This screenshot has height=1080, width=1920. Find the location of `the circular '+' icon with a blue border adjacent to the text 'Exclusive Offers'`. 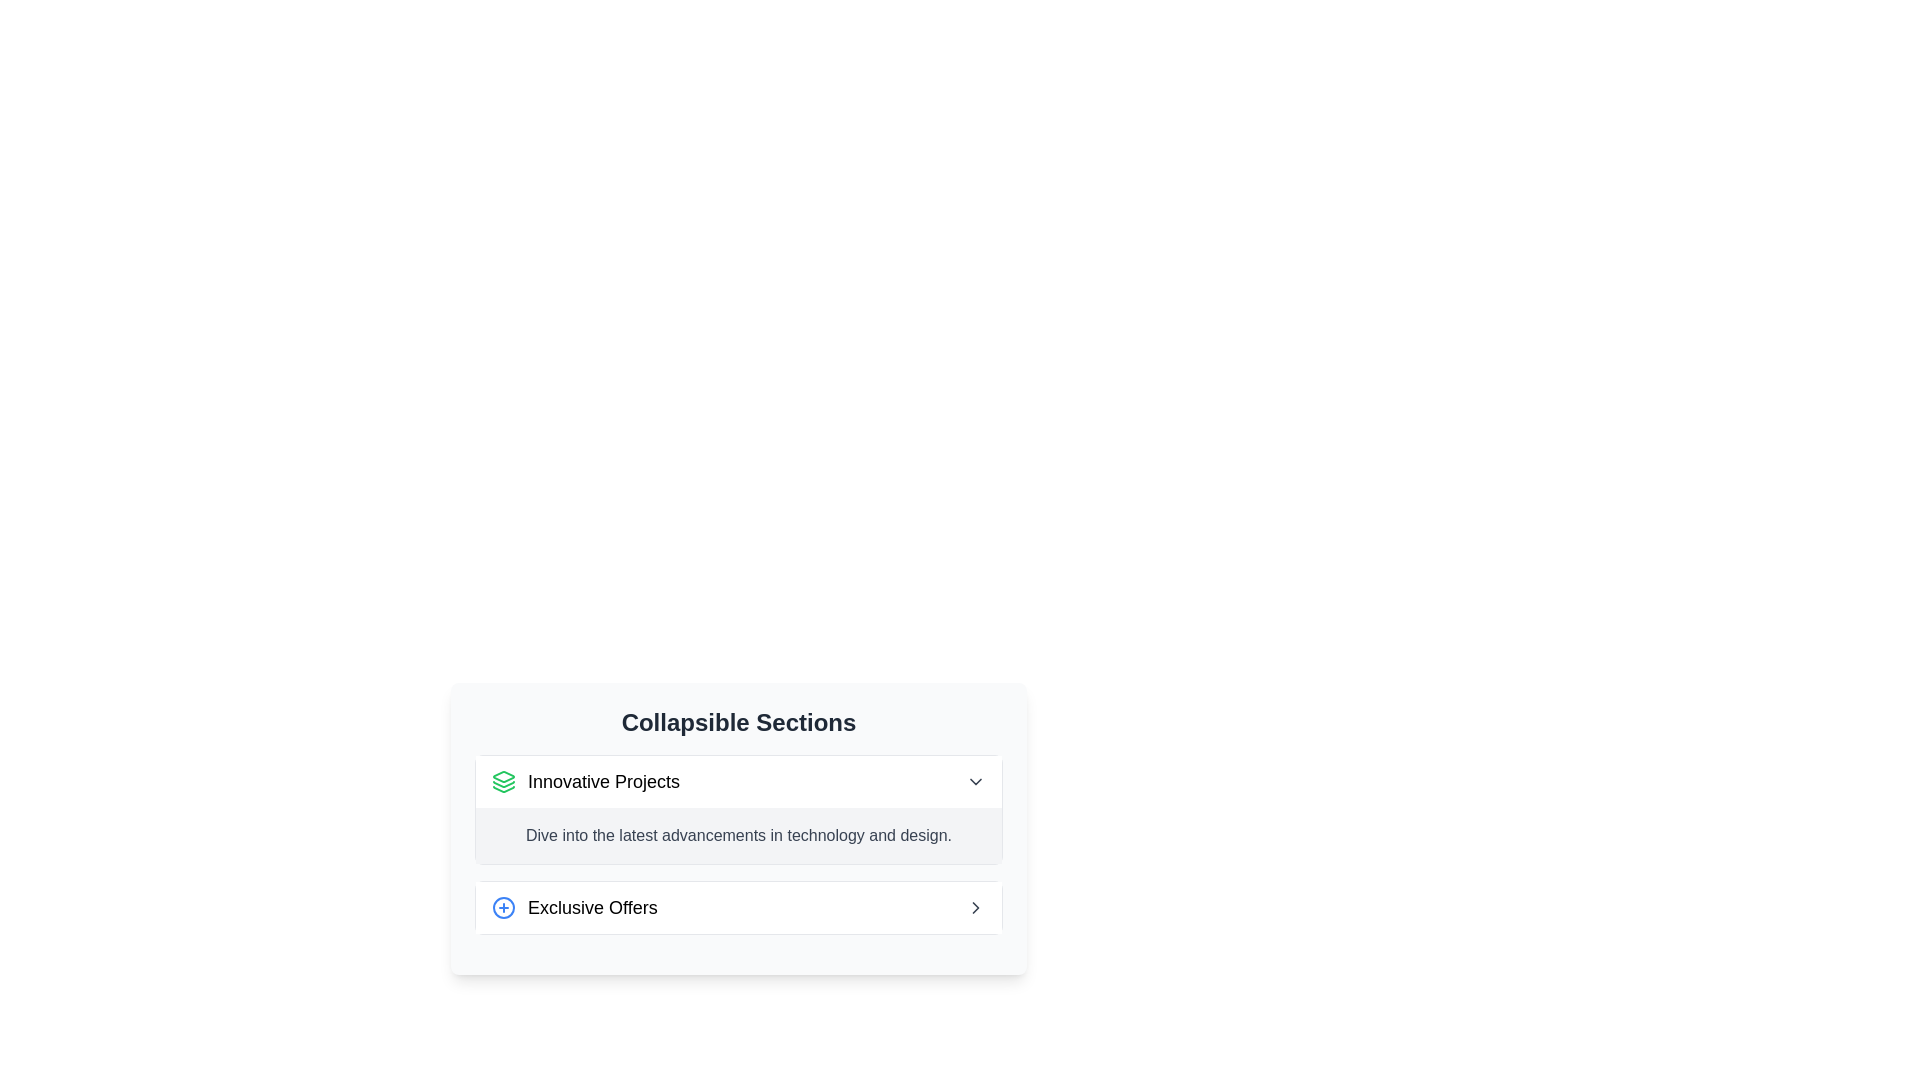

the circular '+' icon with a blue border adjacent to the text 'Exclusive Offers' is located at coordinates (504, 907).